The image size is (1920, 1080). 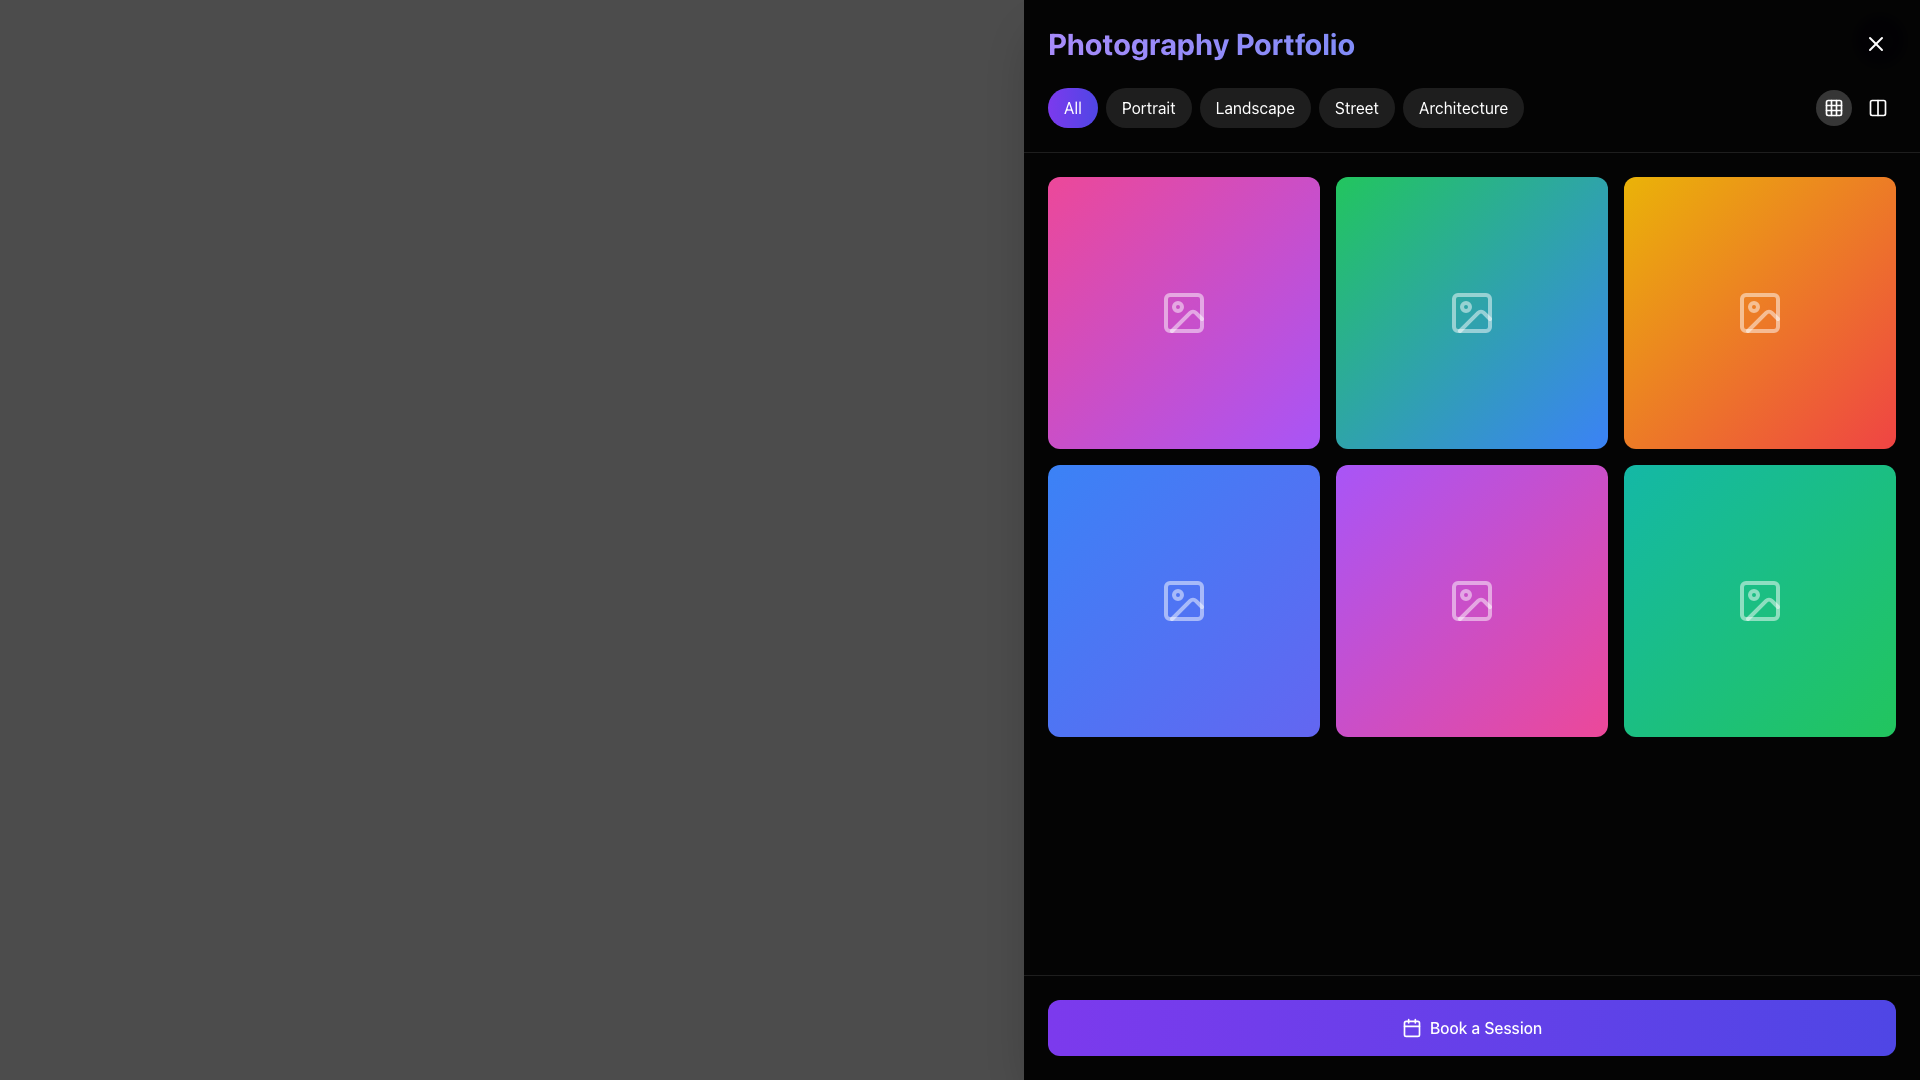 What do you see at coordinates (1760, 600) in the screenshot?
I see `the SVG graphical shape with a rect type located in the bottom-right corner of the rightmost green tile in the second row of the gallery grid` at bounding box center [1760, 600].